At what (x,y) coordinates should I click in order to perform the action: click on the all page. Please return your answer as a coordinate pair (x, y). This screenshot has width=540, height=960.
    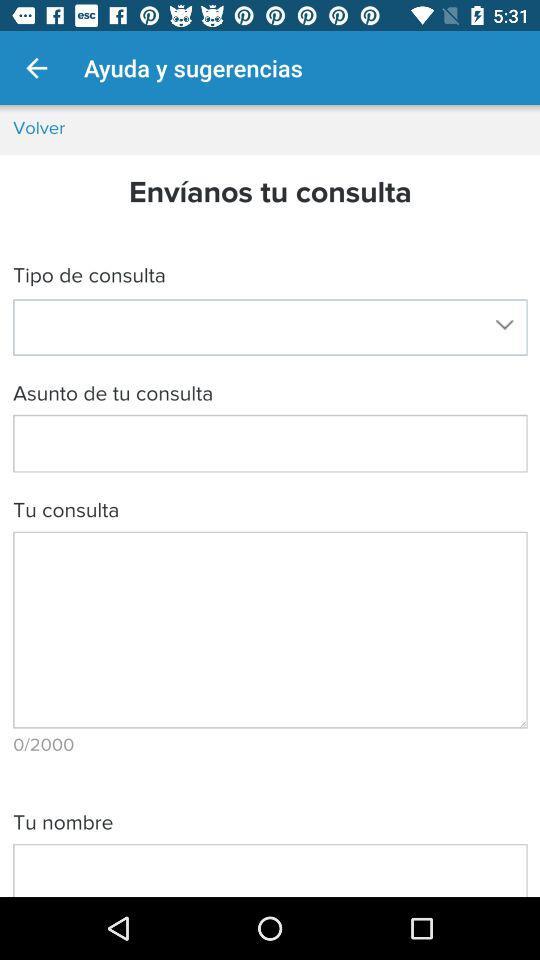
    Looking at the image, I should click on (270, 500).